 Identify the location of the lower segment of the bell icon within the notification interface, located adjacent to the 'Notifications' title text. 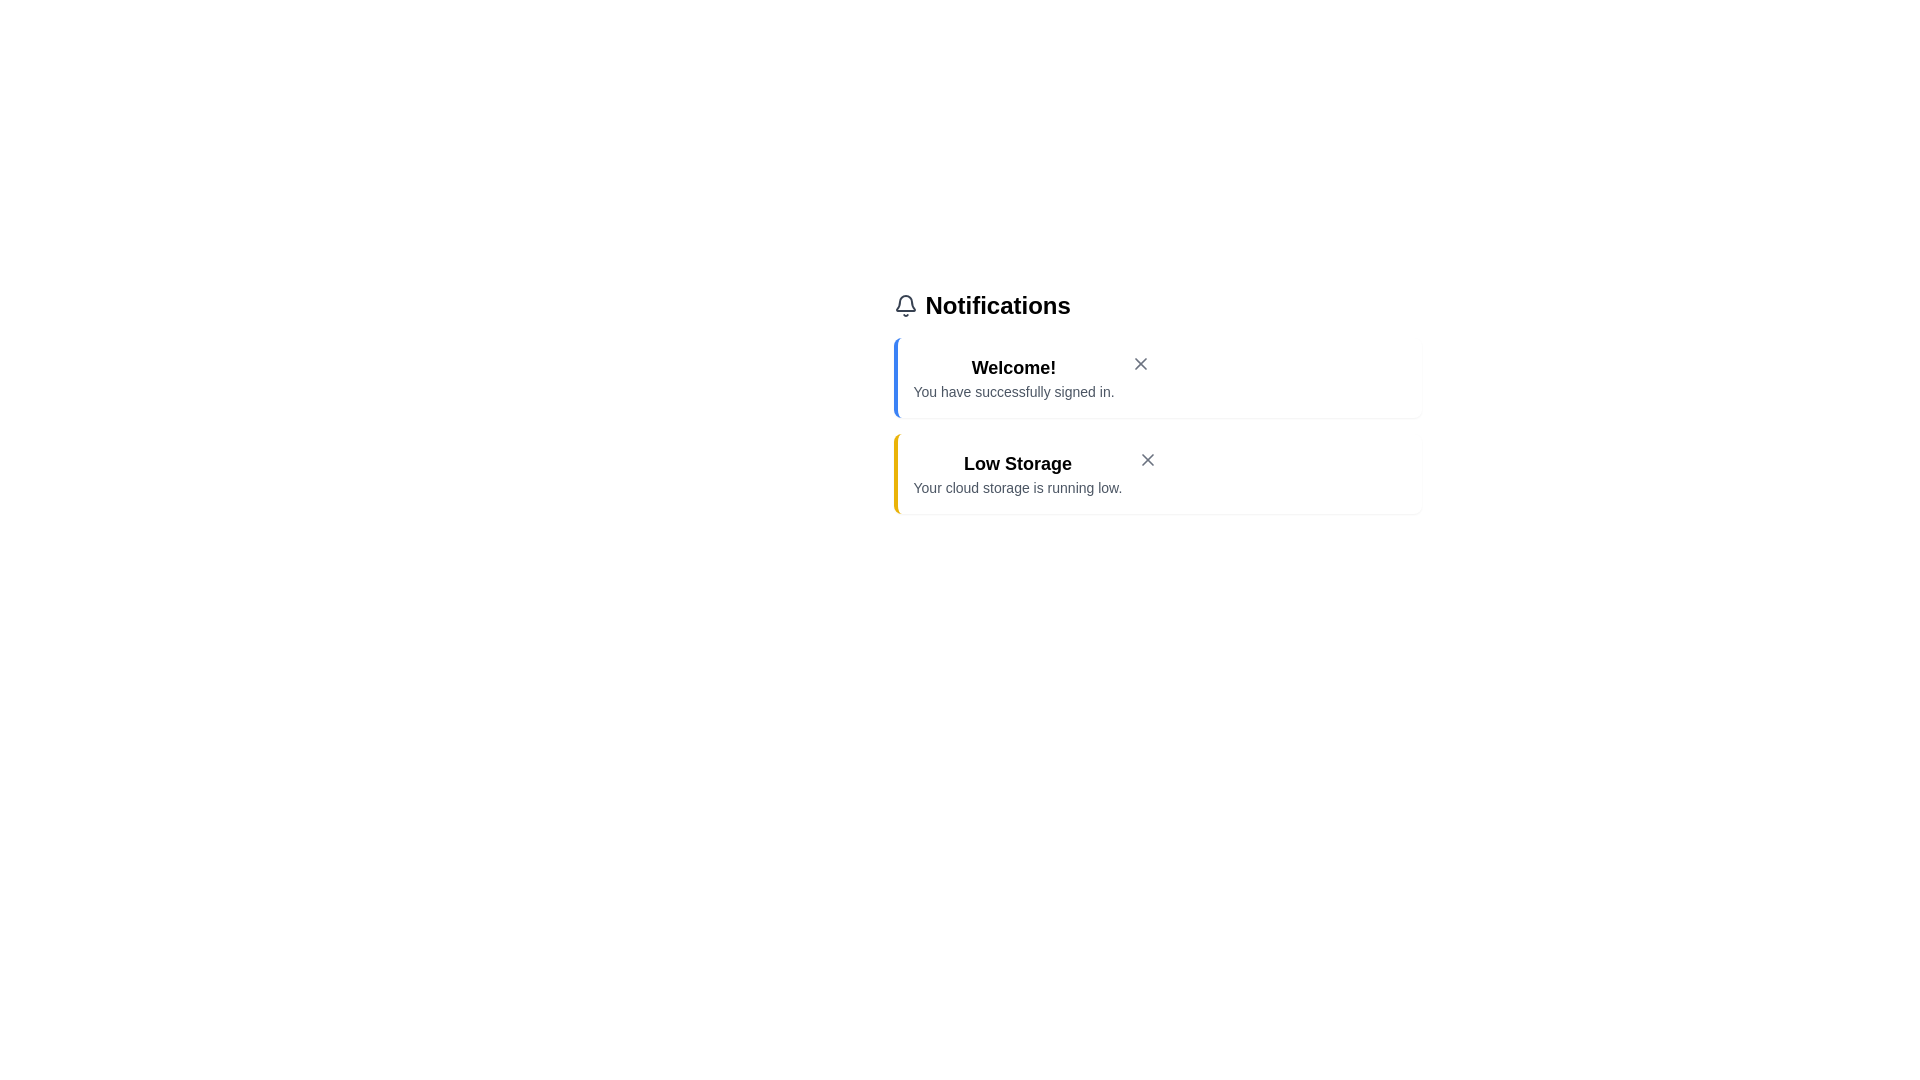
(904, 303).